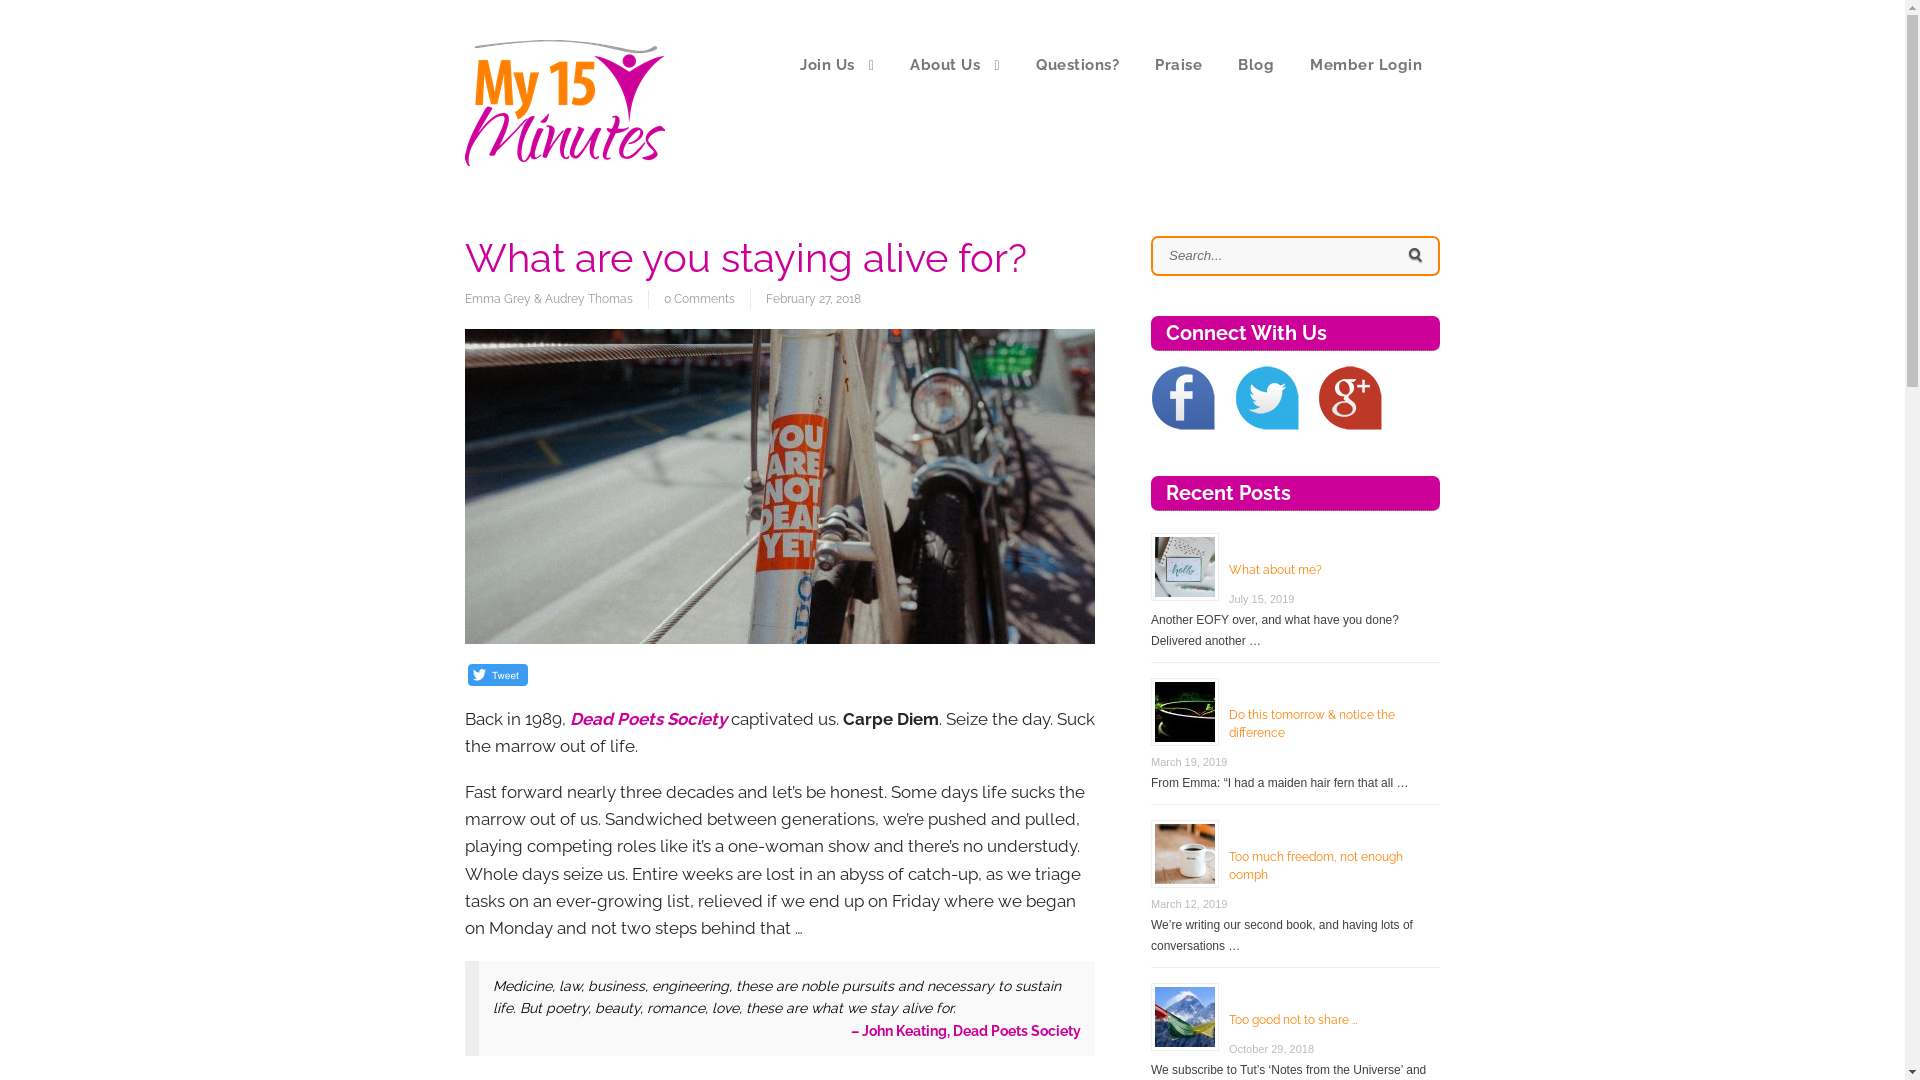 The width and height of the screenshot is (1920, 1080). Describe the element at coordinates (1414, 254) in the screenshot. I see `'Search'` at that location.